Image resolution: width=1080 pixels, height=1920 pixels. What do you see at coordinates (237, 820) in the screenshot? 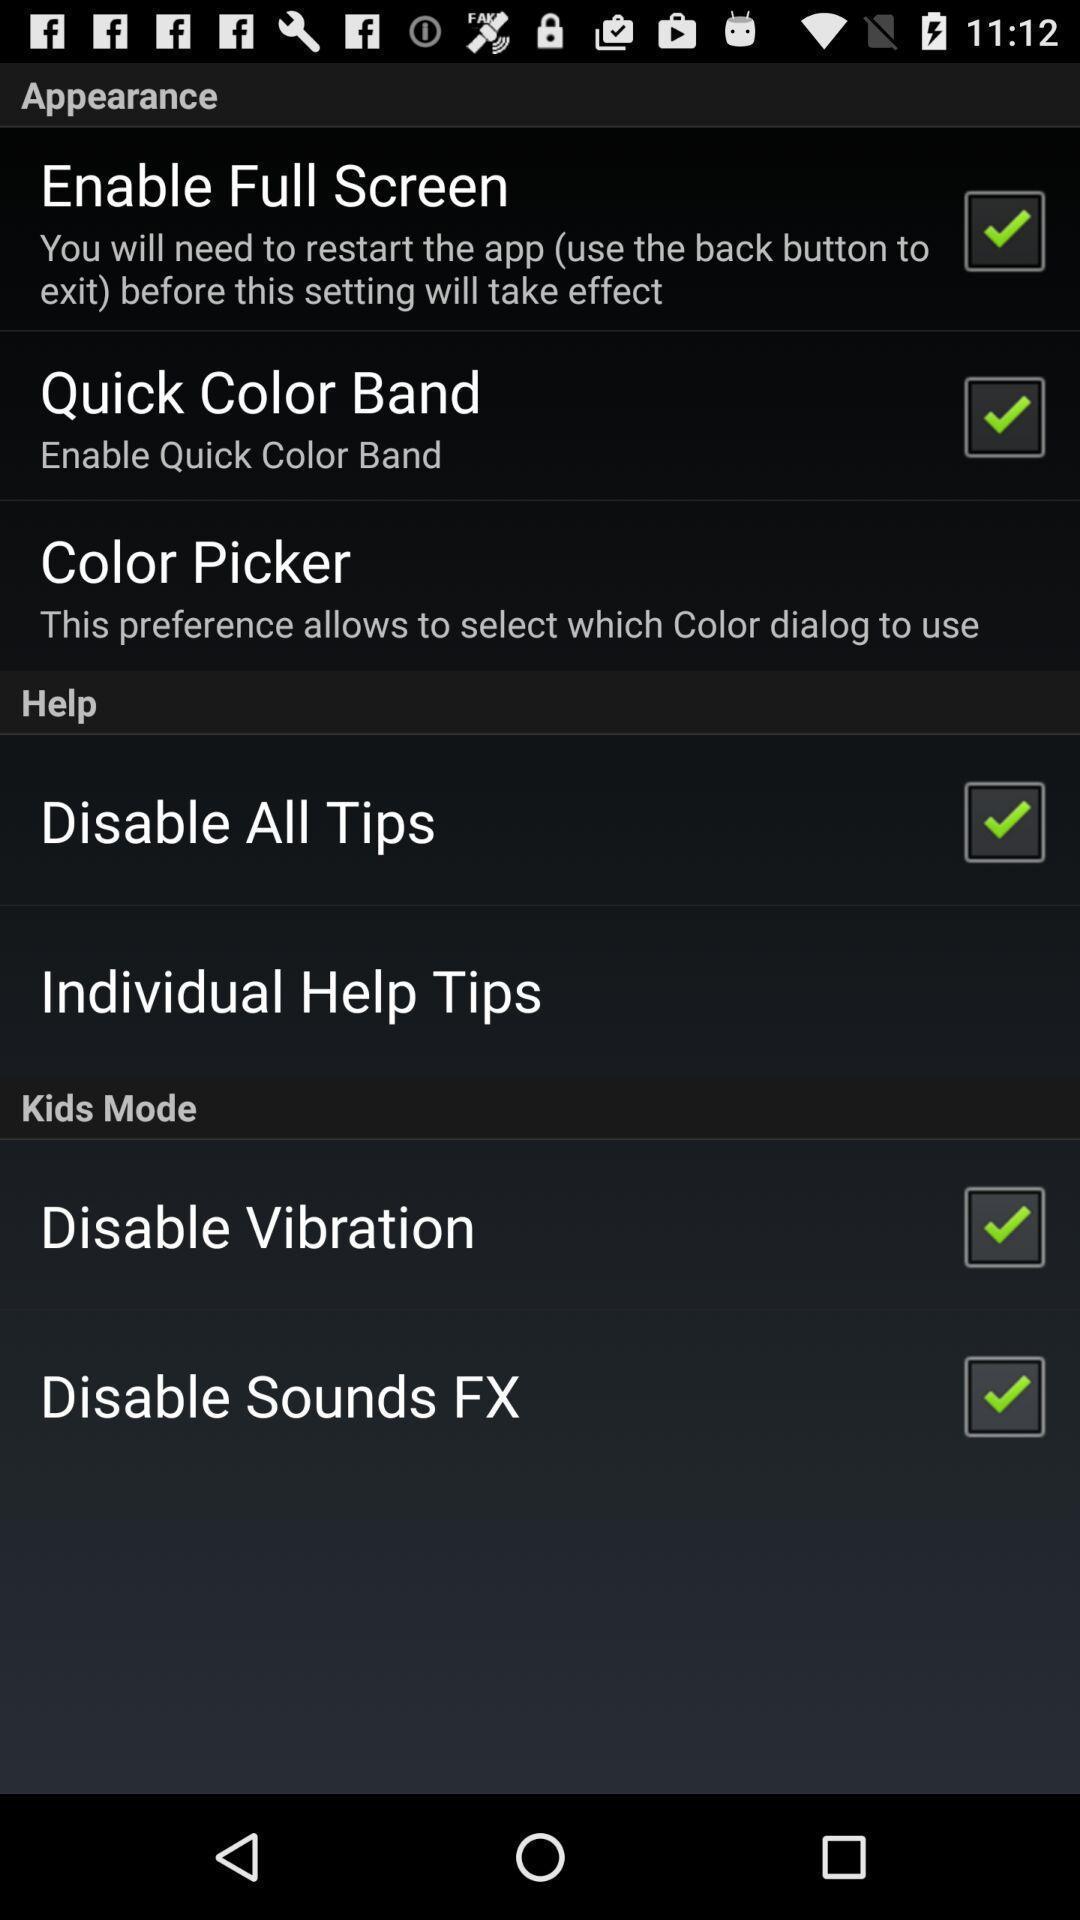
I see `icon above the individual help tips app` at bounding box center [237, 820].